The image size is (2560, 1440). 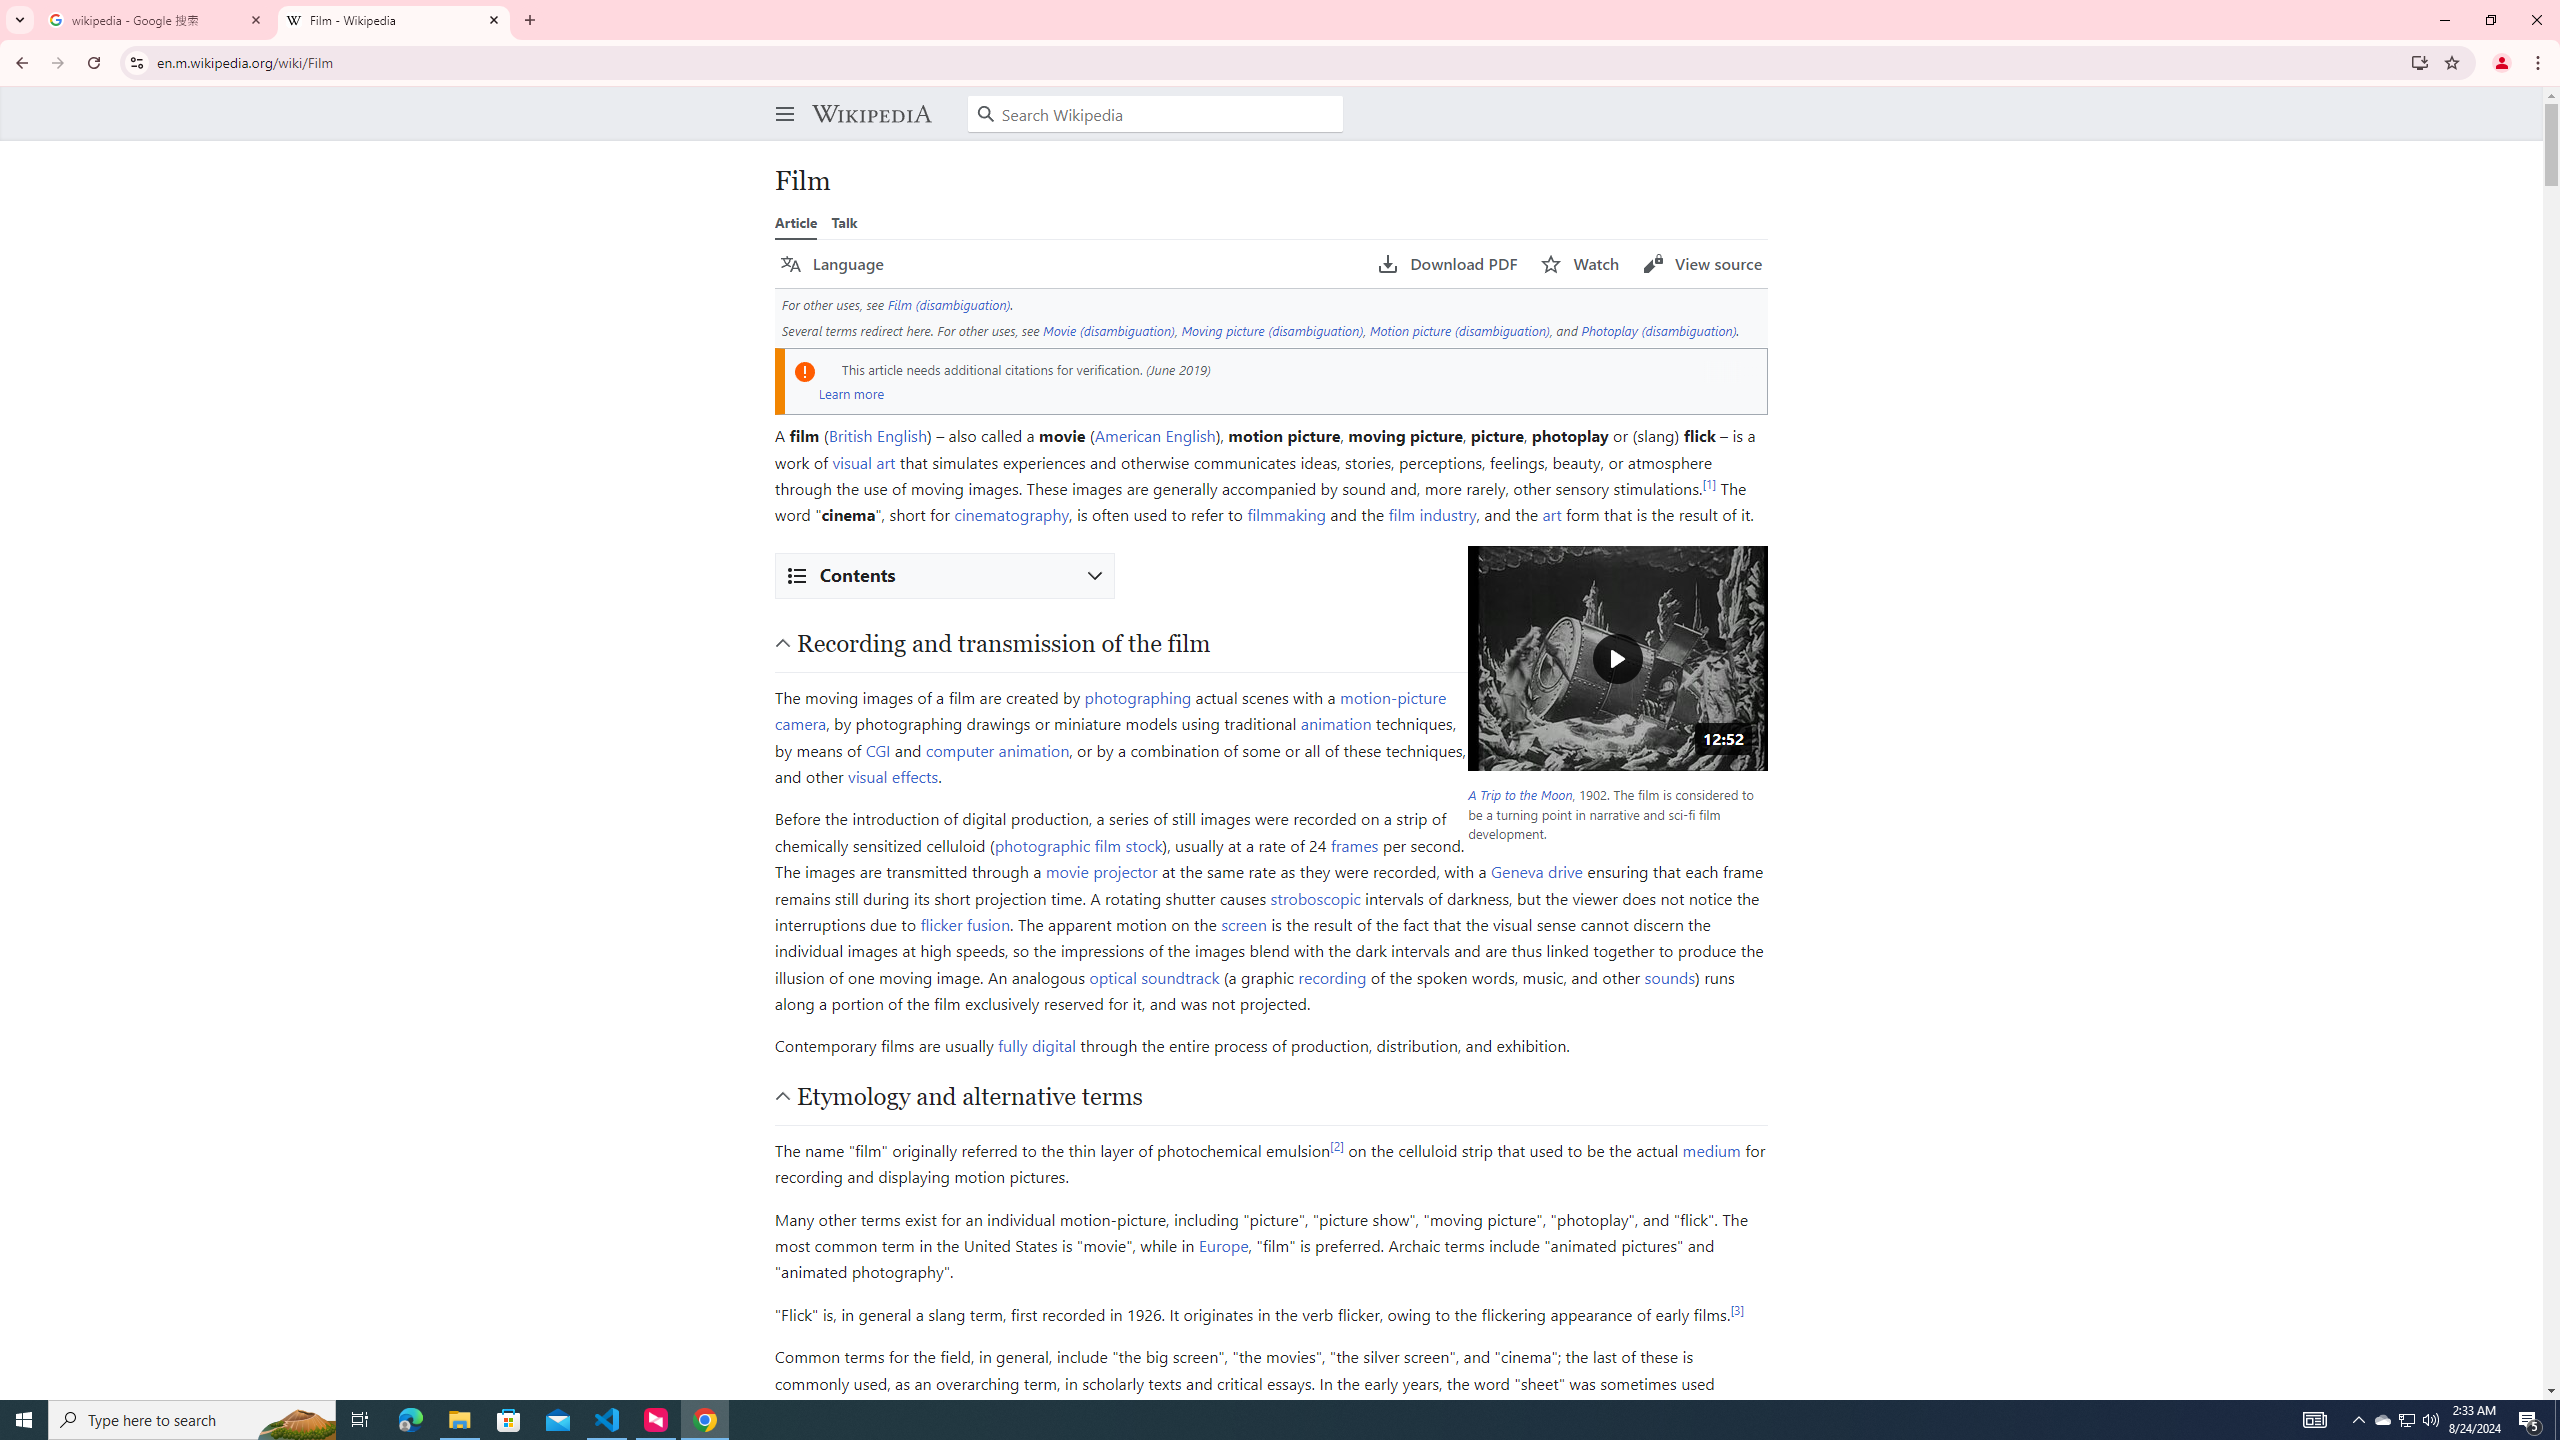 I want to click on 'filmmaking', so click(x=1285, y=513).